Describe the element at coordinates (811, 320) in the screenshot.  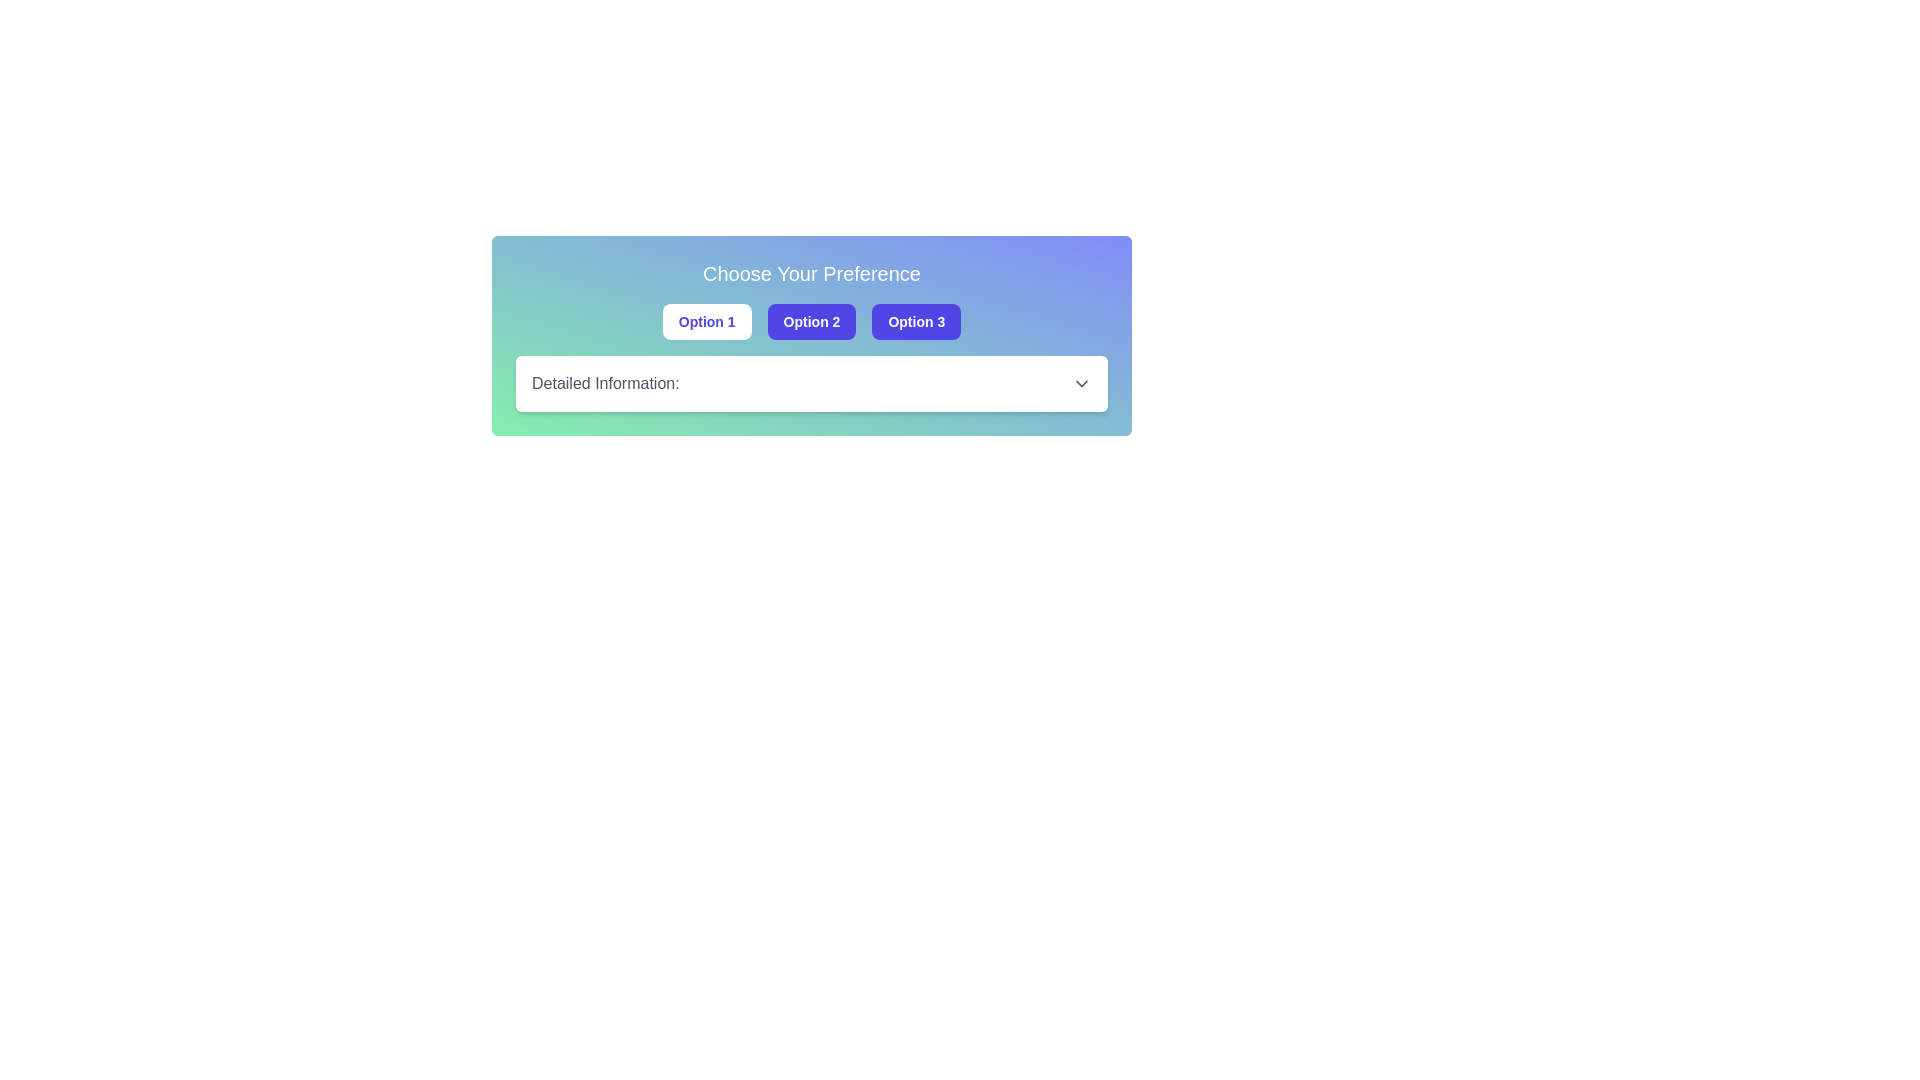
I see `the second button from the left labeled 'Option 2' located beneath the heading 'Choose Your Preference'` at that location.